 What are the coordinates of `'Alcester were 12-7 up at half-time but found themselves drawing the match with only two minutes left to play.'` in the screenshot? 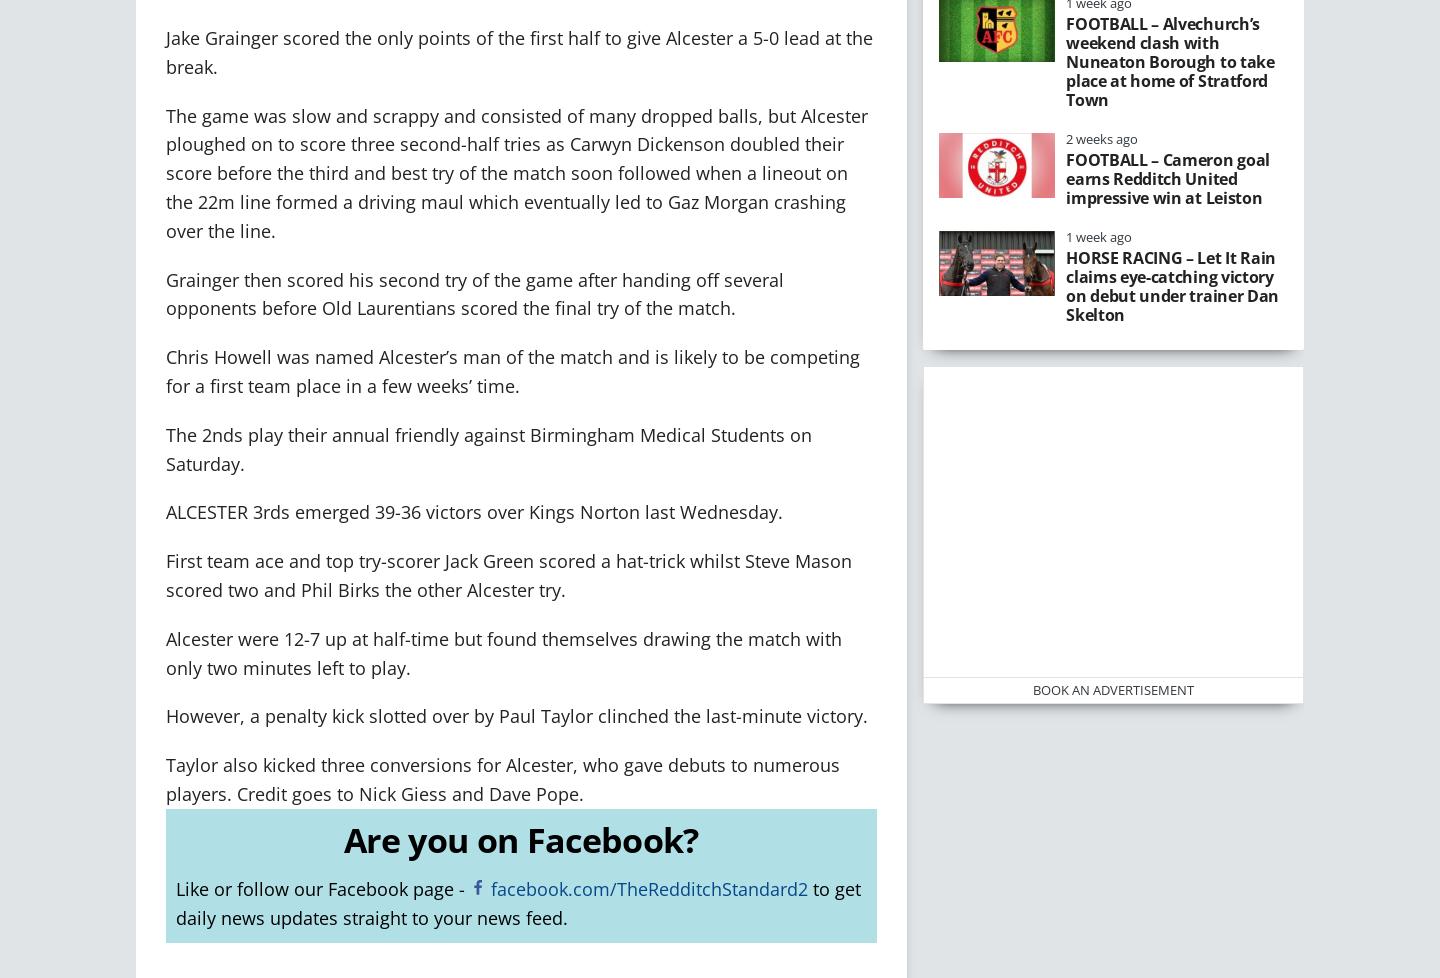 It's located at (165, 652).